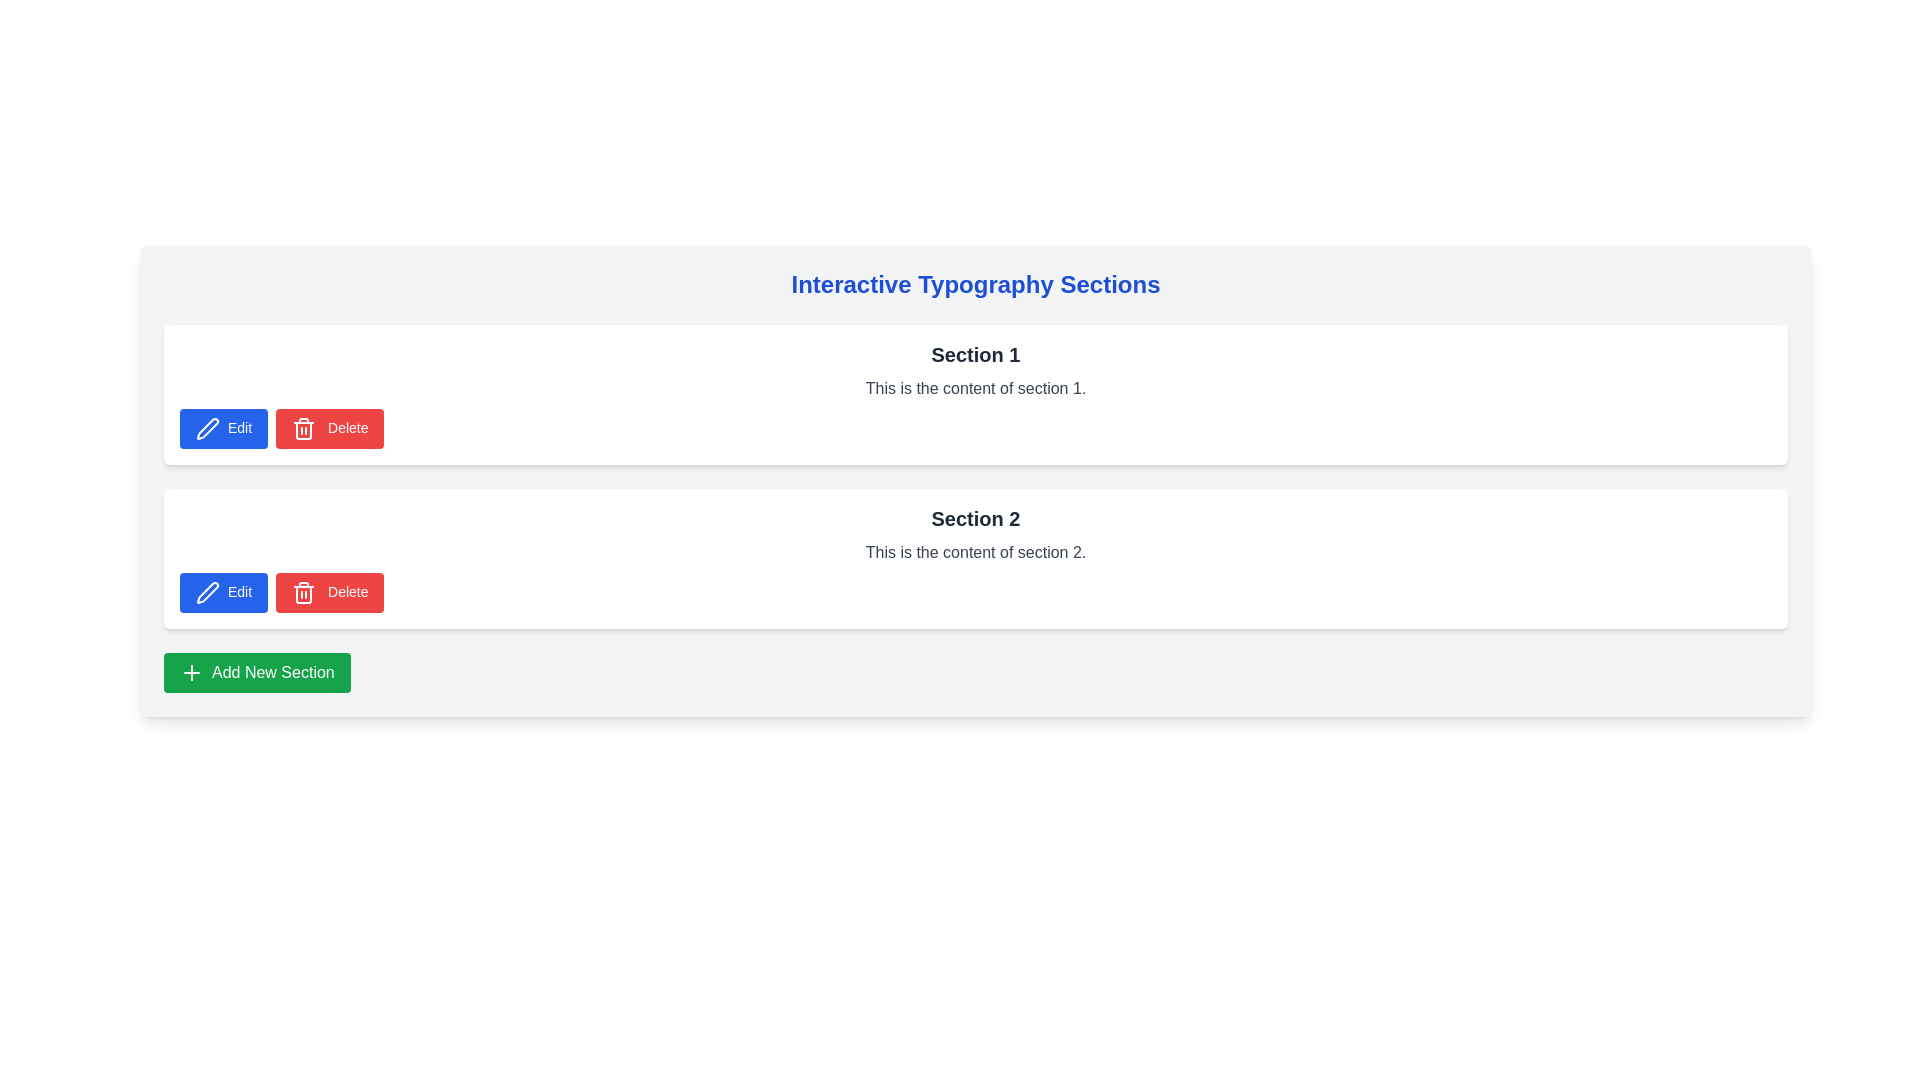 The width and height of the screenshot is (1920, 1080). Describe the element at coordinates (975, 389) in the screenshot. I see `the text block displaying 'This is the content of section 1.' which is located beneath the 'Section 1' heading` at that location.